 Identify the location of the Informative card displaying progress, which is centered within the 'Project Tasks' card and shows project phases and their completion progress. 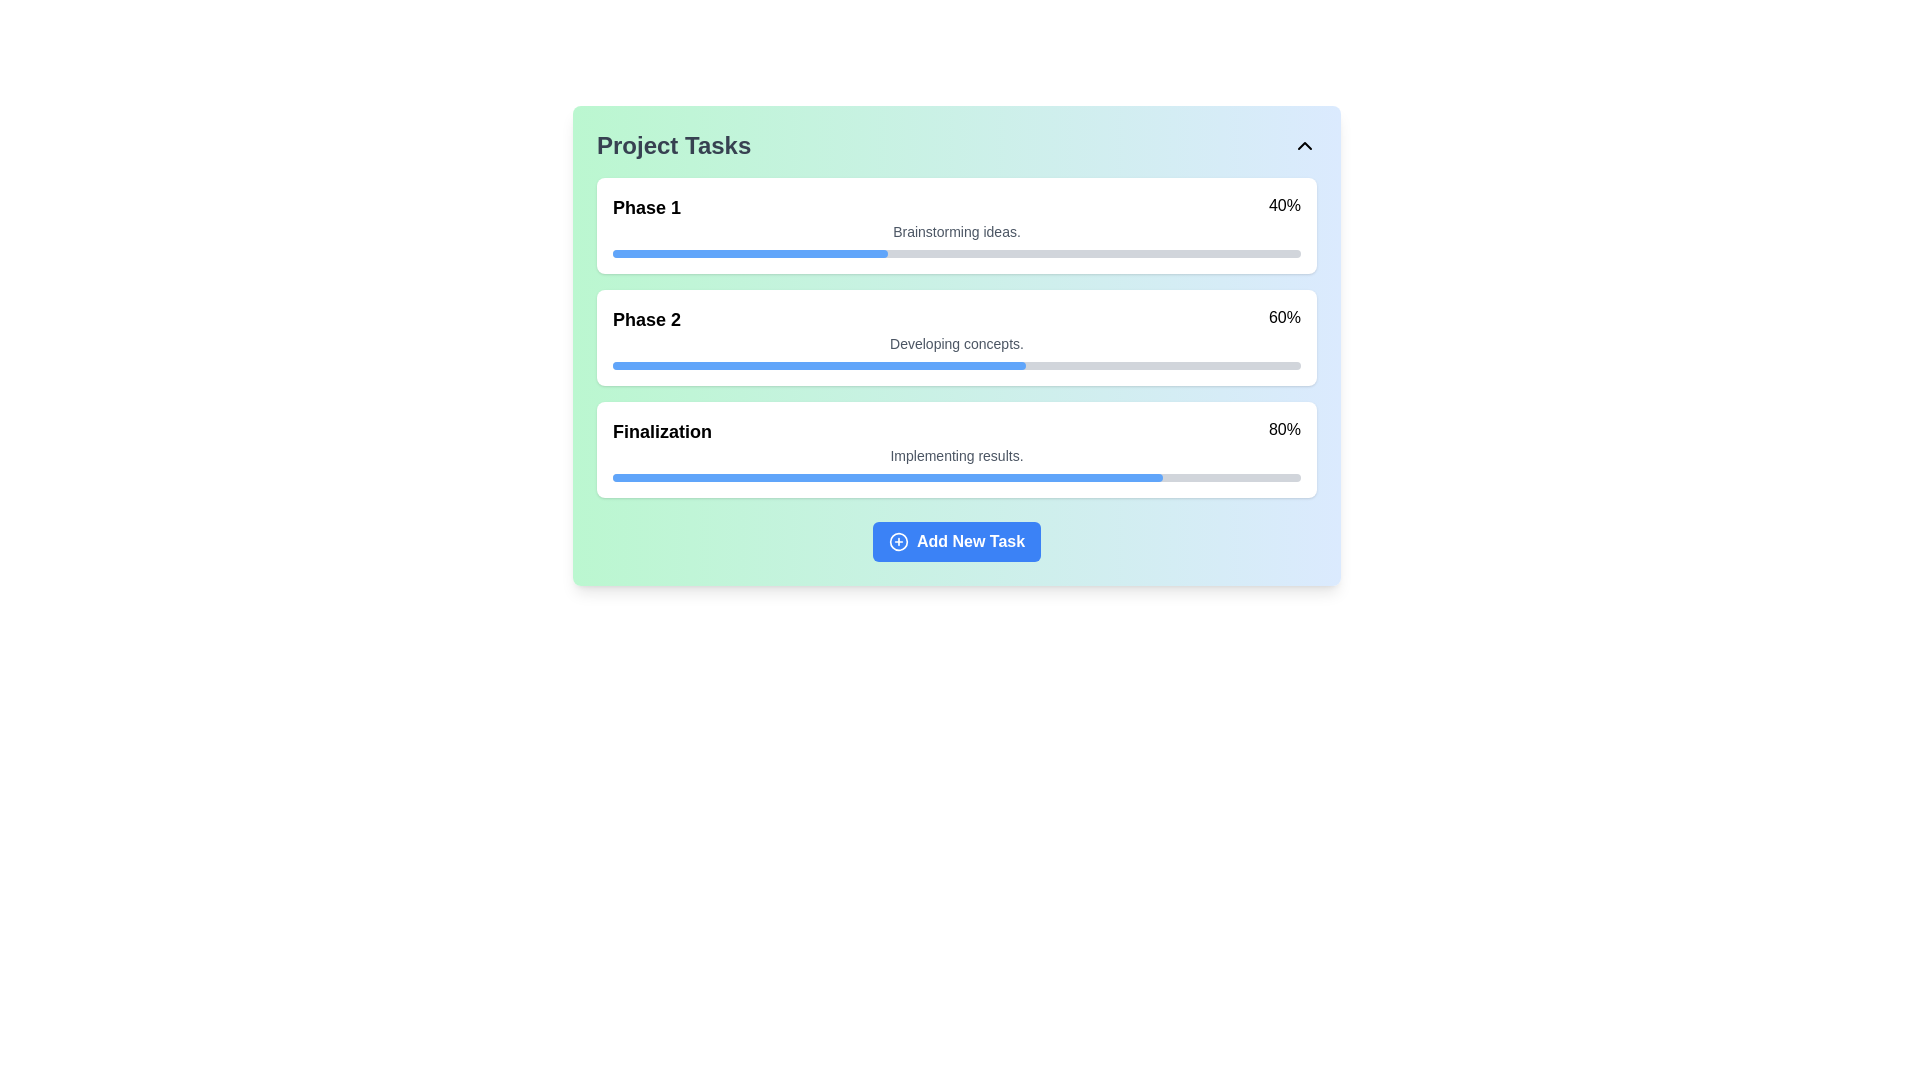
(955, 337).